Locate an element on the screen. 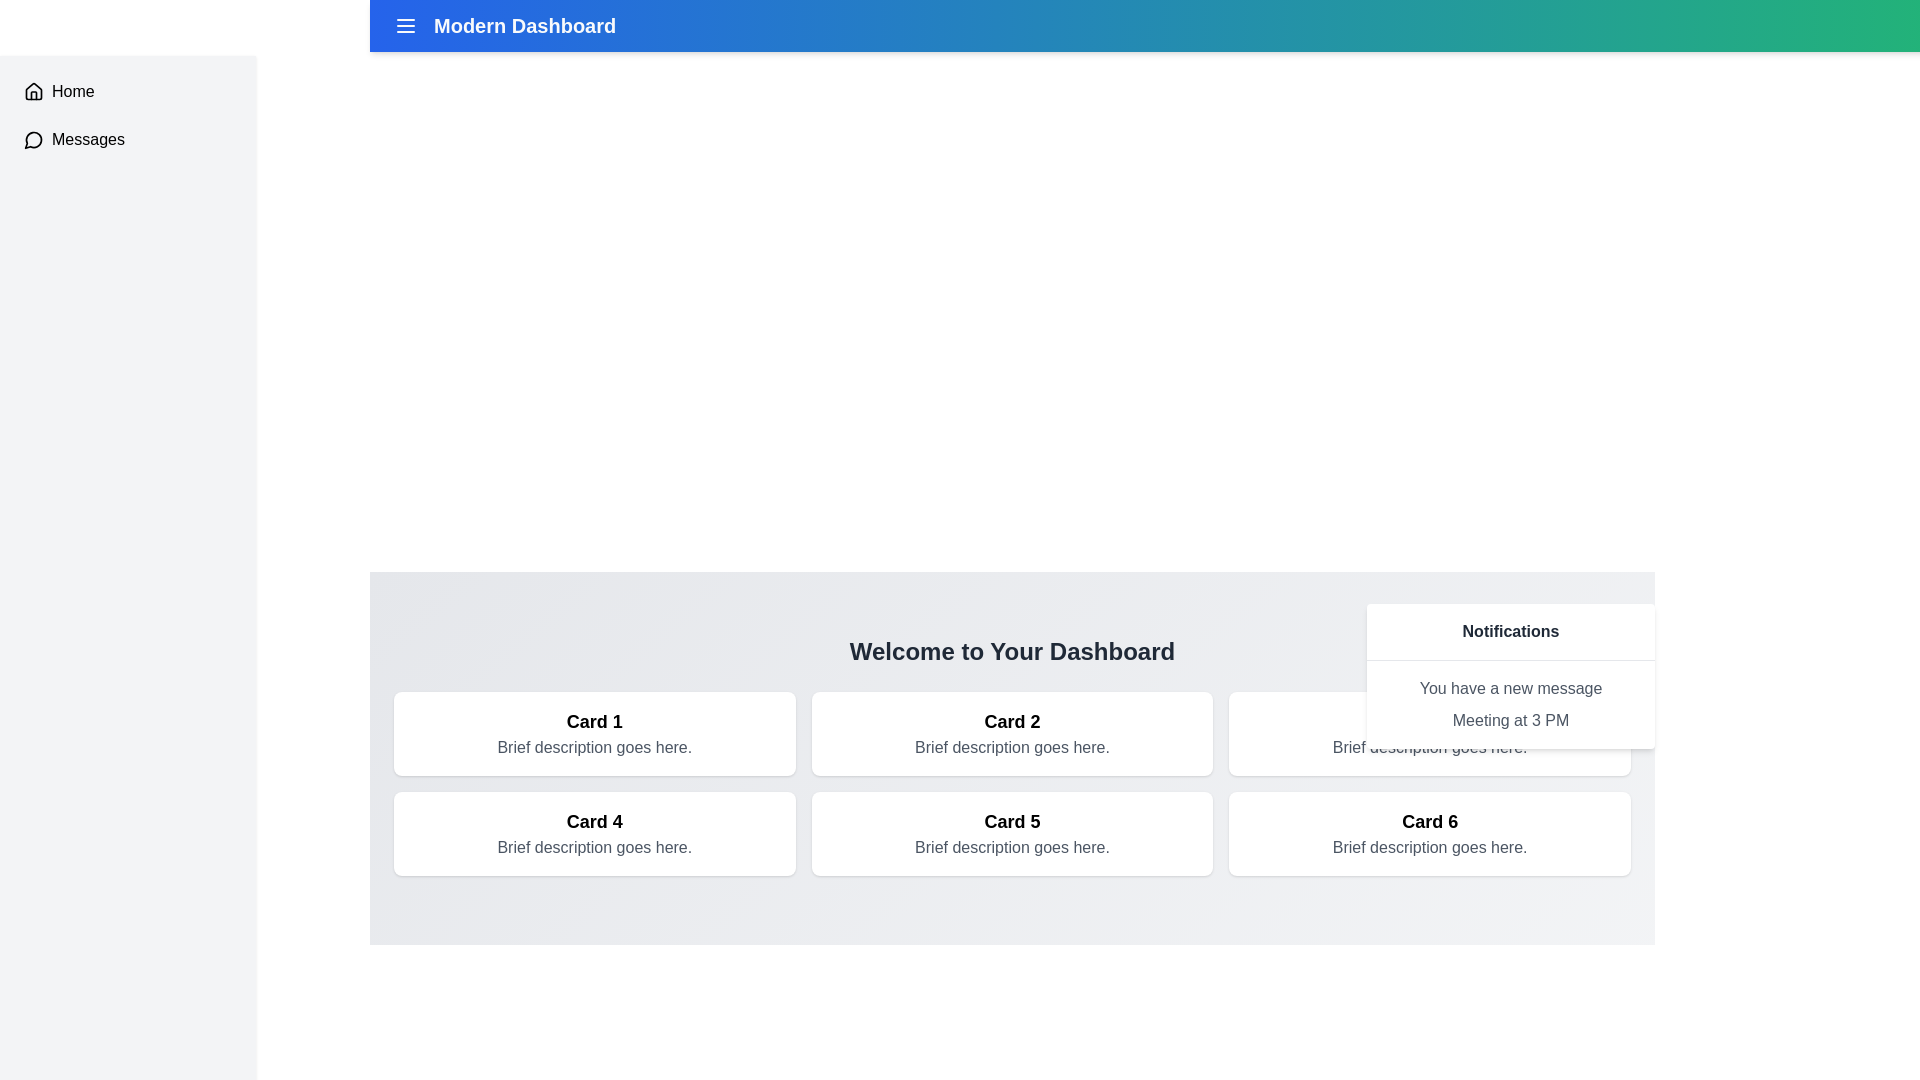  the notification message indicating a new message, positioned at the top of the notifications list on the right side of the dashboard is located at coordinates (1511, 688).